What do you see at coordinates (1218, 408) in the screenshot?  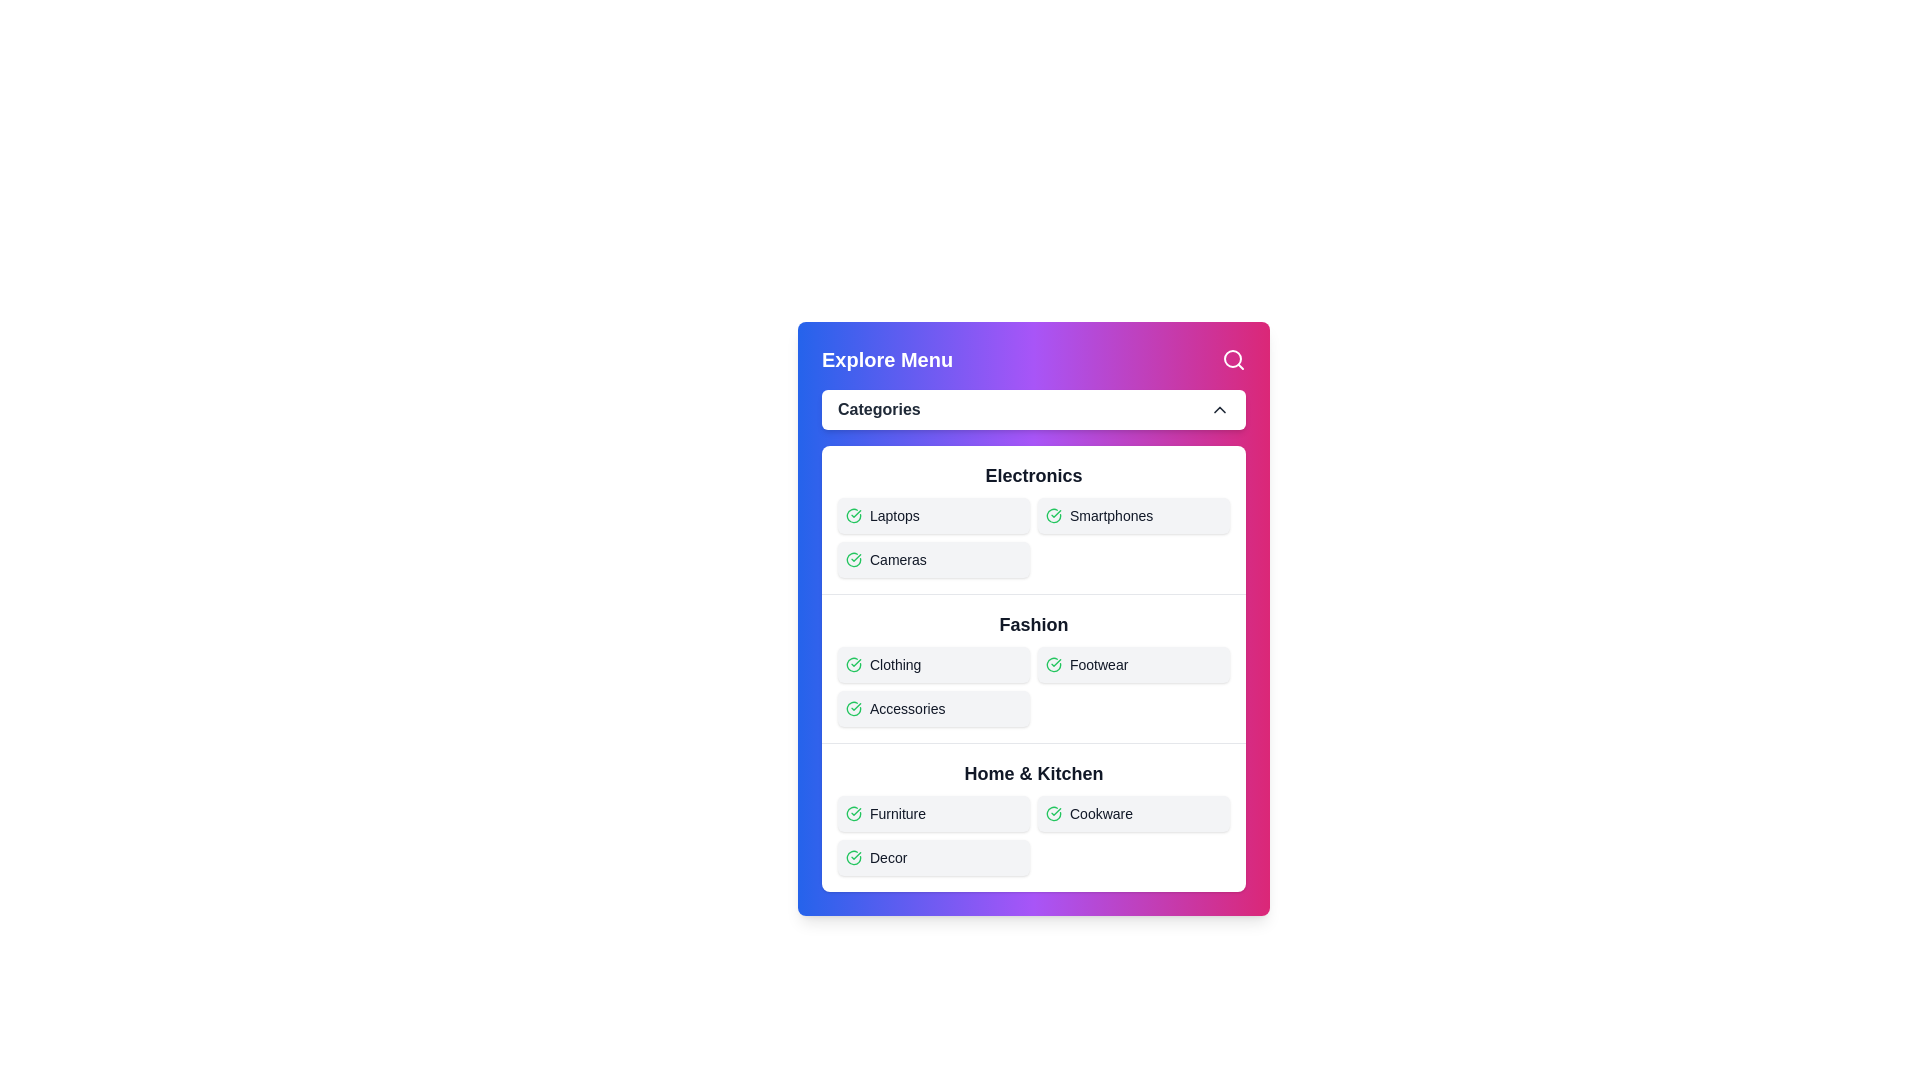 I see `the upward-pointing chevron icon located in the 'Categories' row of the menu interface to initiate an action` at bounding box center [1218, 408].